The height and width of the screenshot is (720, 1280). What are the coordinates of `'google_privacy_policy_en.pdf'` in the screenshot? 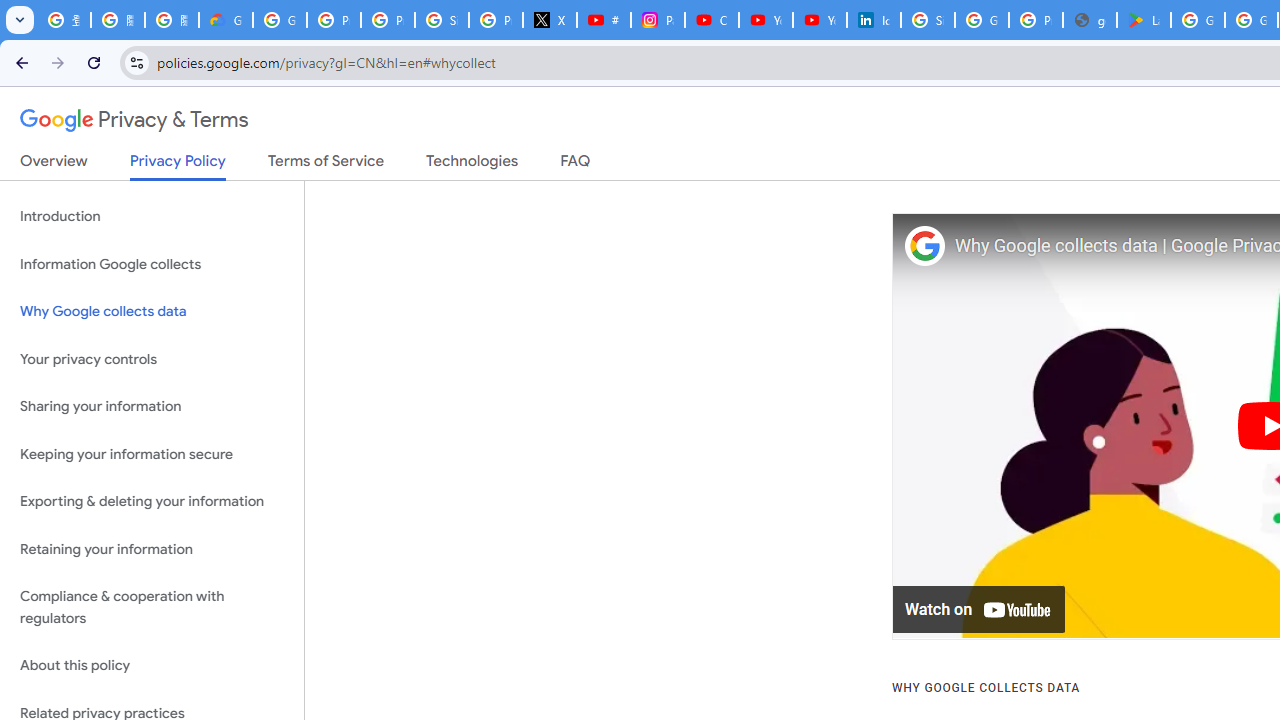 It's located at (1088, 20).